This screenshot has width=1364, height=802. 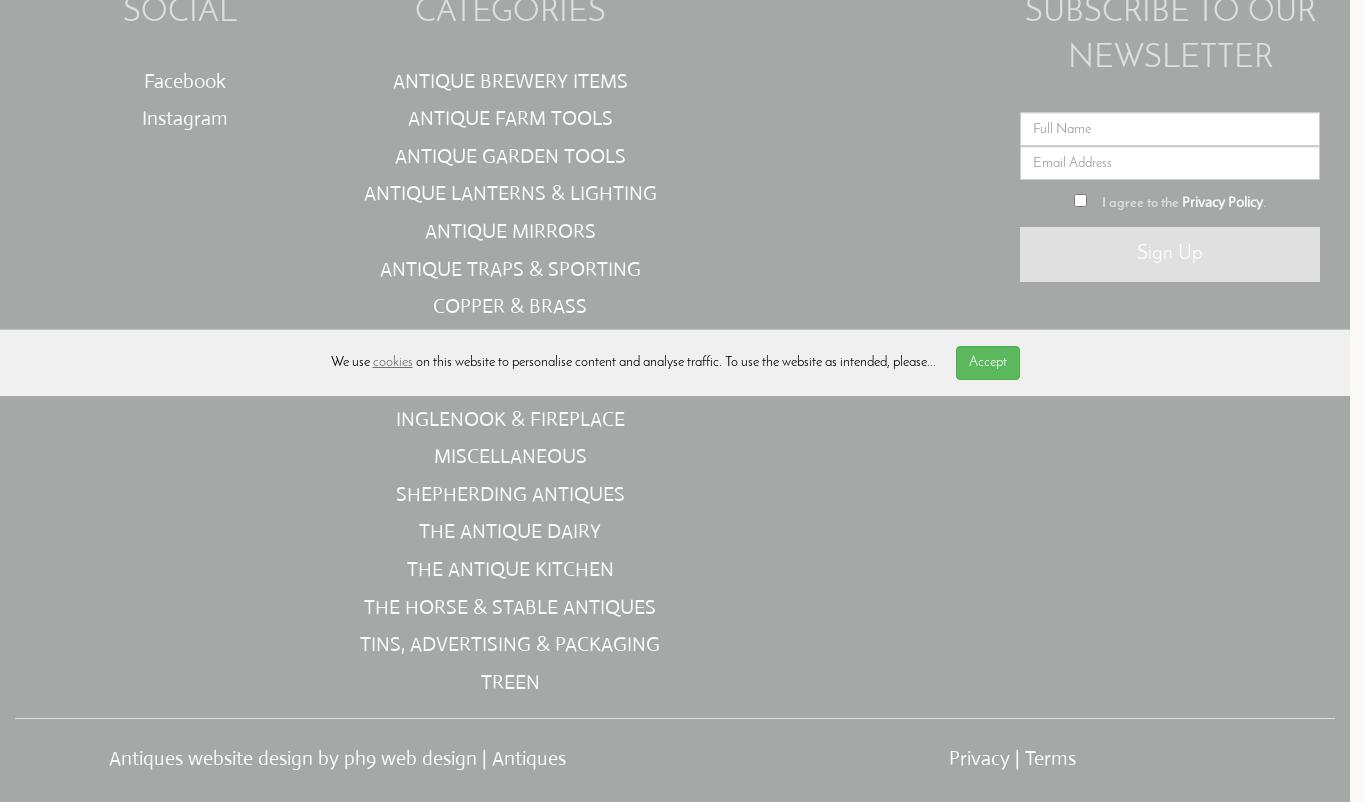 I want to click on 'DECORATIVE & INTERIORS', so click(x=508, y=343).